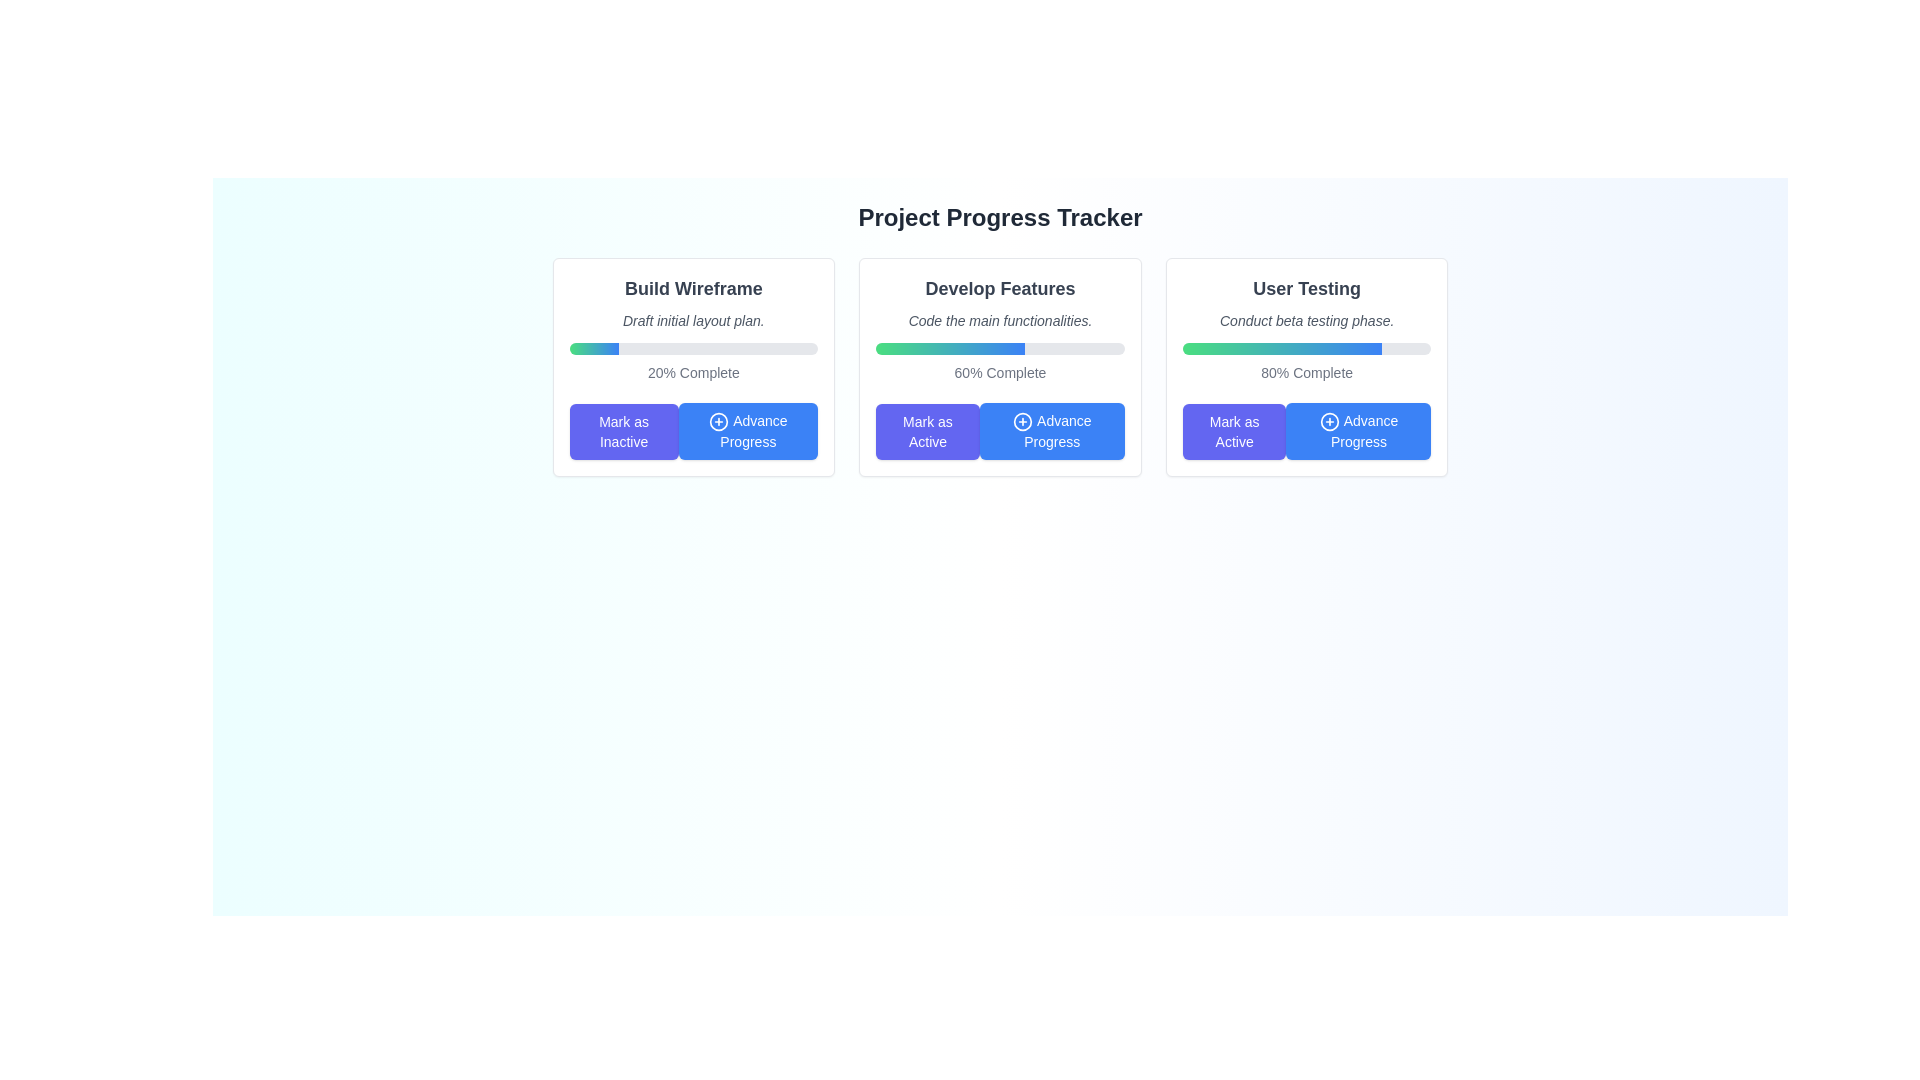 The height and width of the screenshot is (1080, 1920). What do you see at coordinates (1051, 430) in the screenshot?
I see `the button located in the 'Develop Features' section` at bounding box center [1051, 430].